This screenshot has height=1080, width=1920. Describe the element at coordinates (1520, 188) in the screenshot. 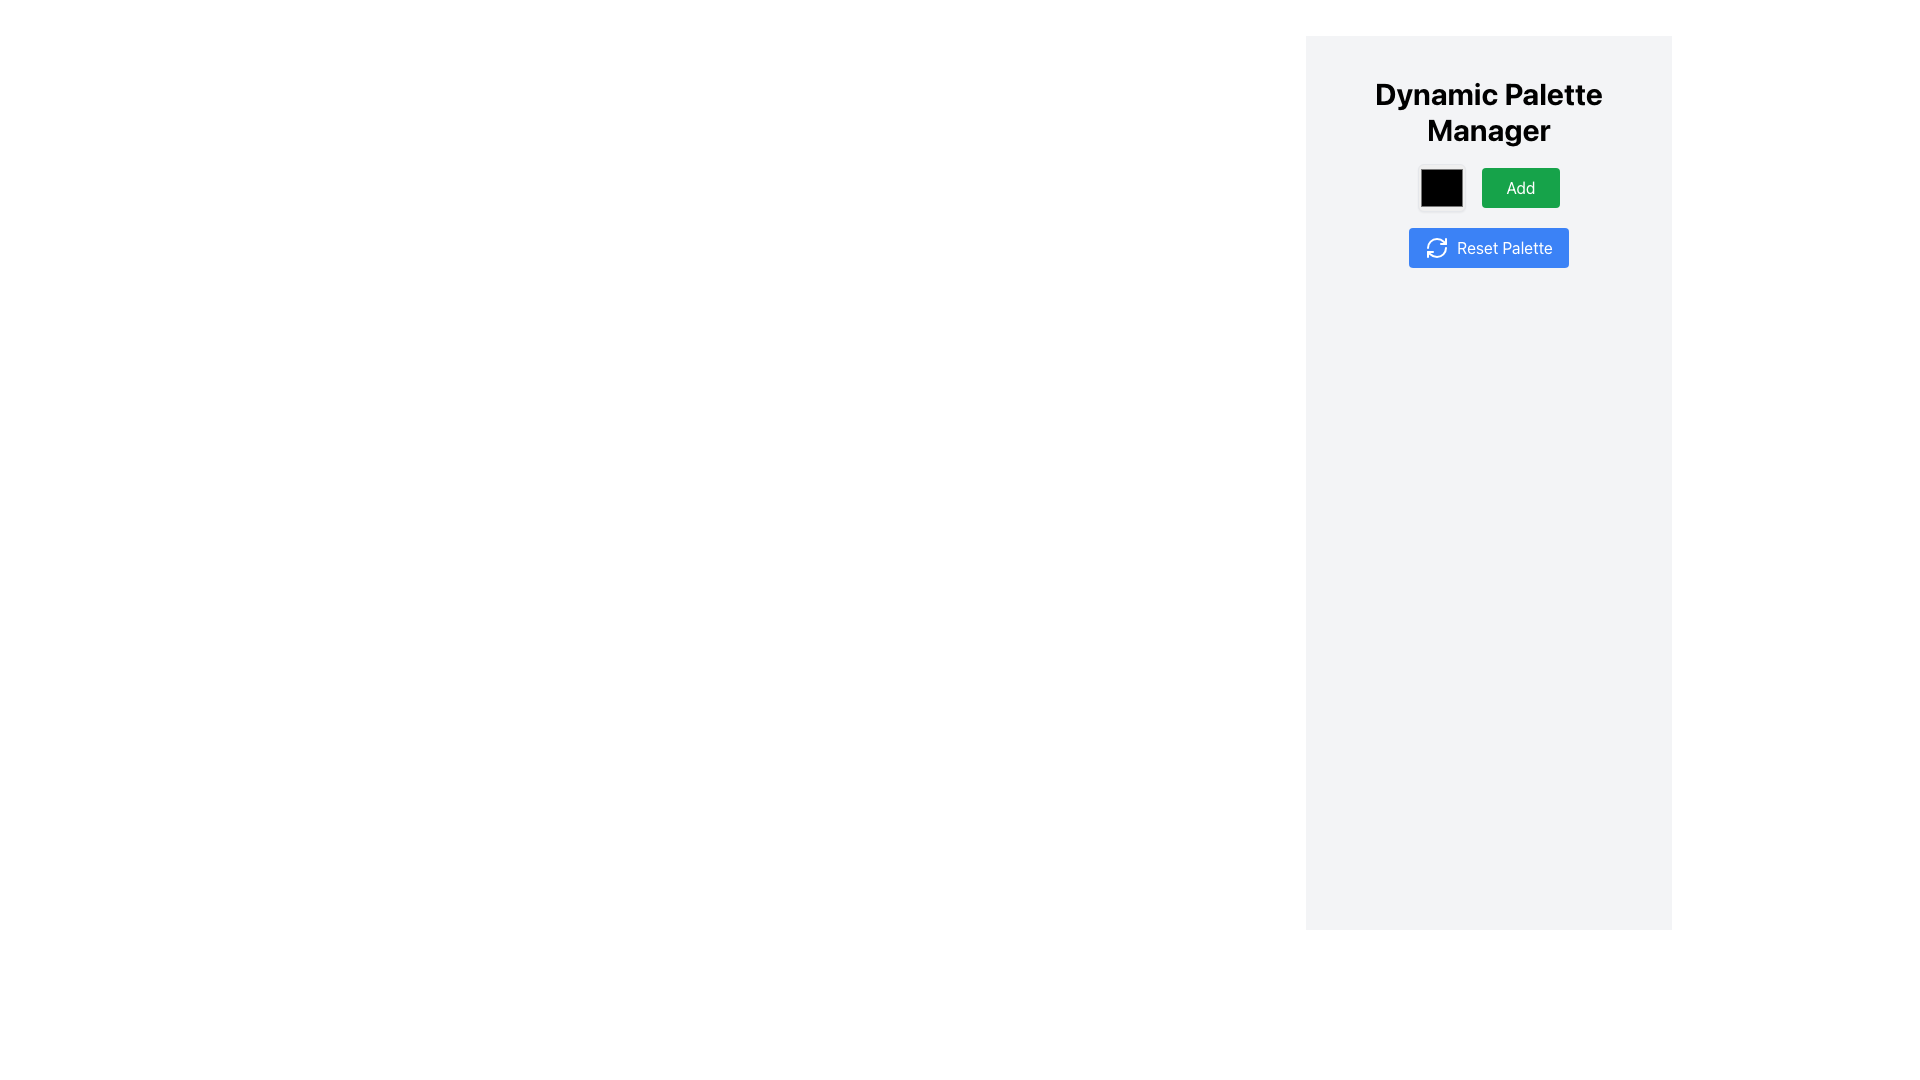

I see `the 'Add' button, which is a green button with white text located under the 'Dynamic Palette Manager' heading, next to the color preview box` at that location.